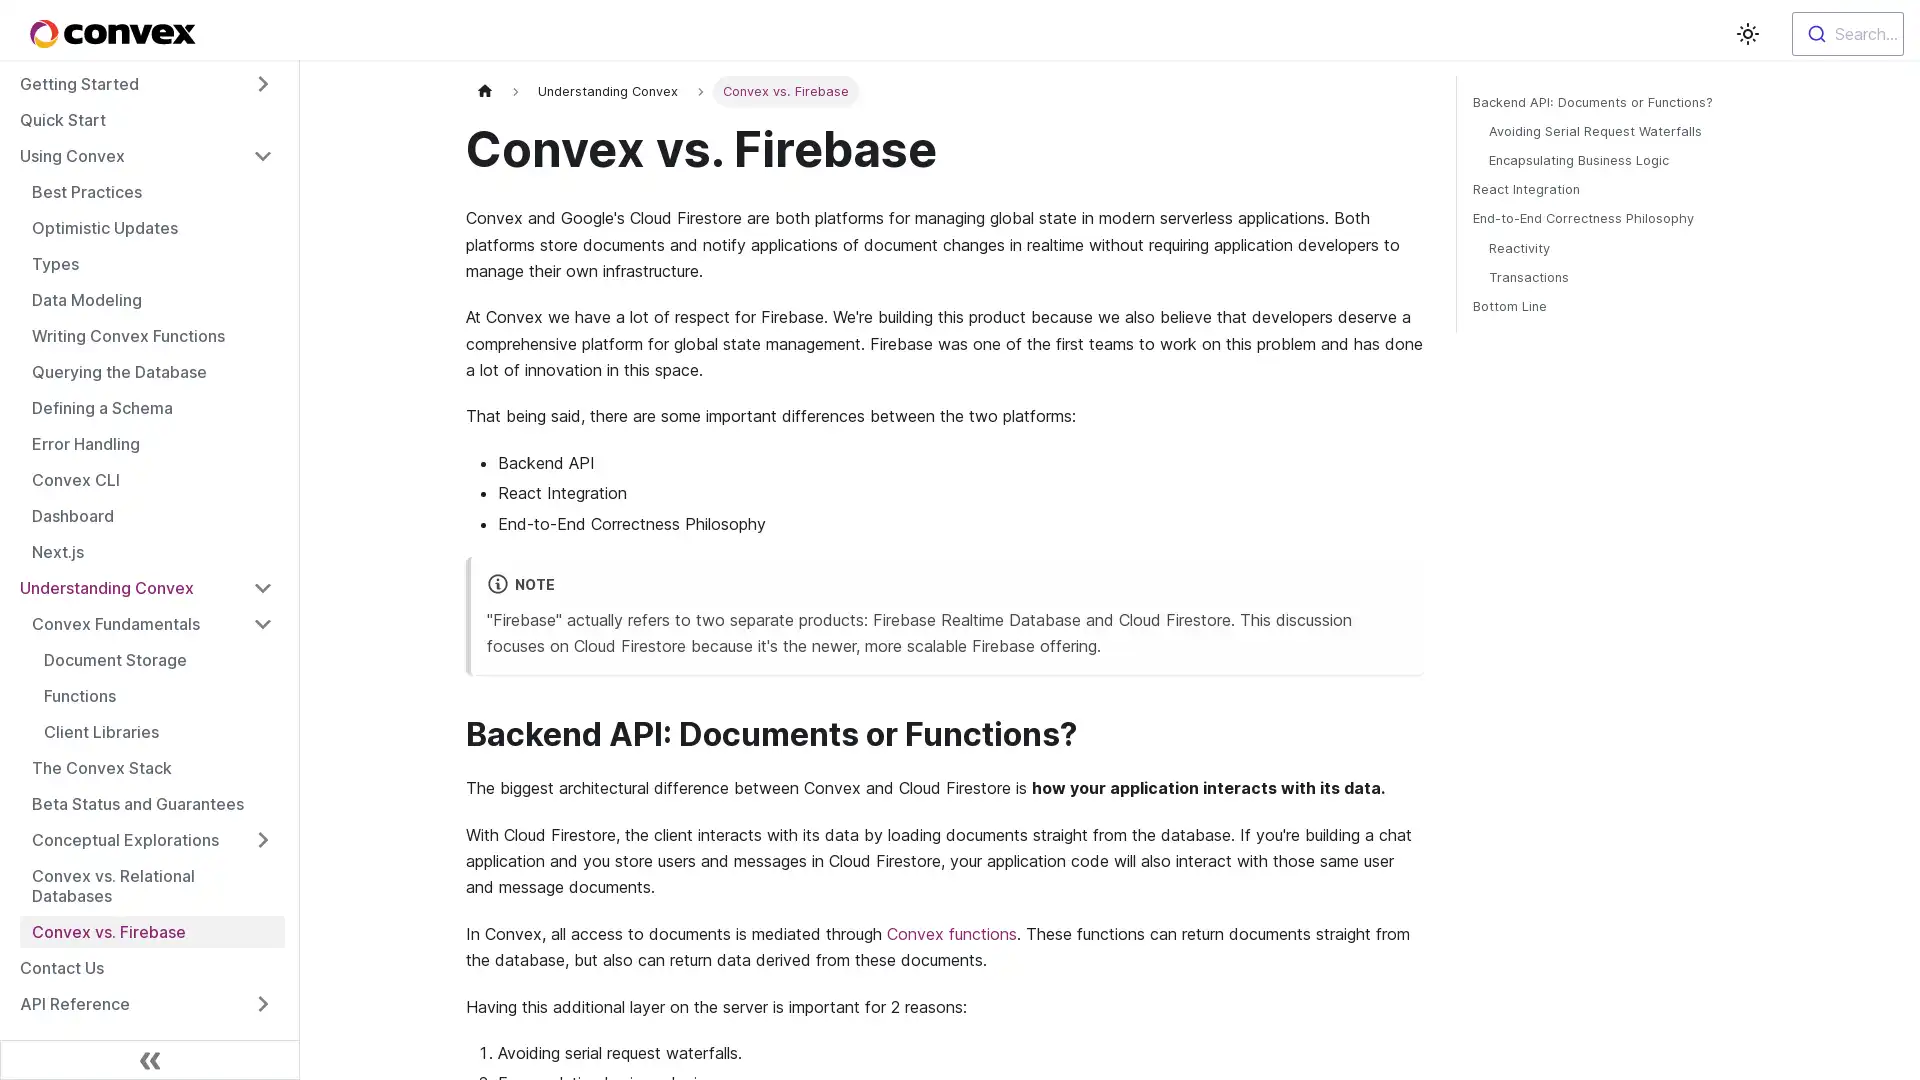 The image size is (1920, 1080). I want to click on Toggle the collapsible sidebar category 'Conceptual Explorations', so click(262, 840).